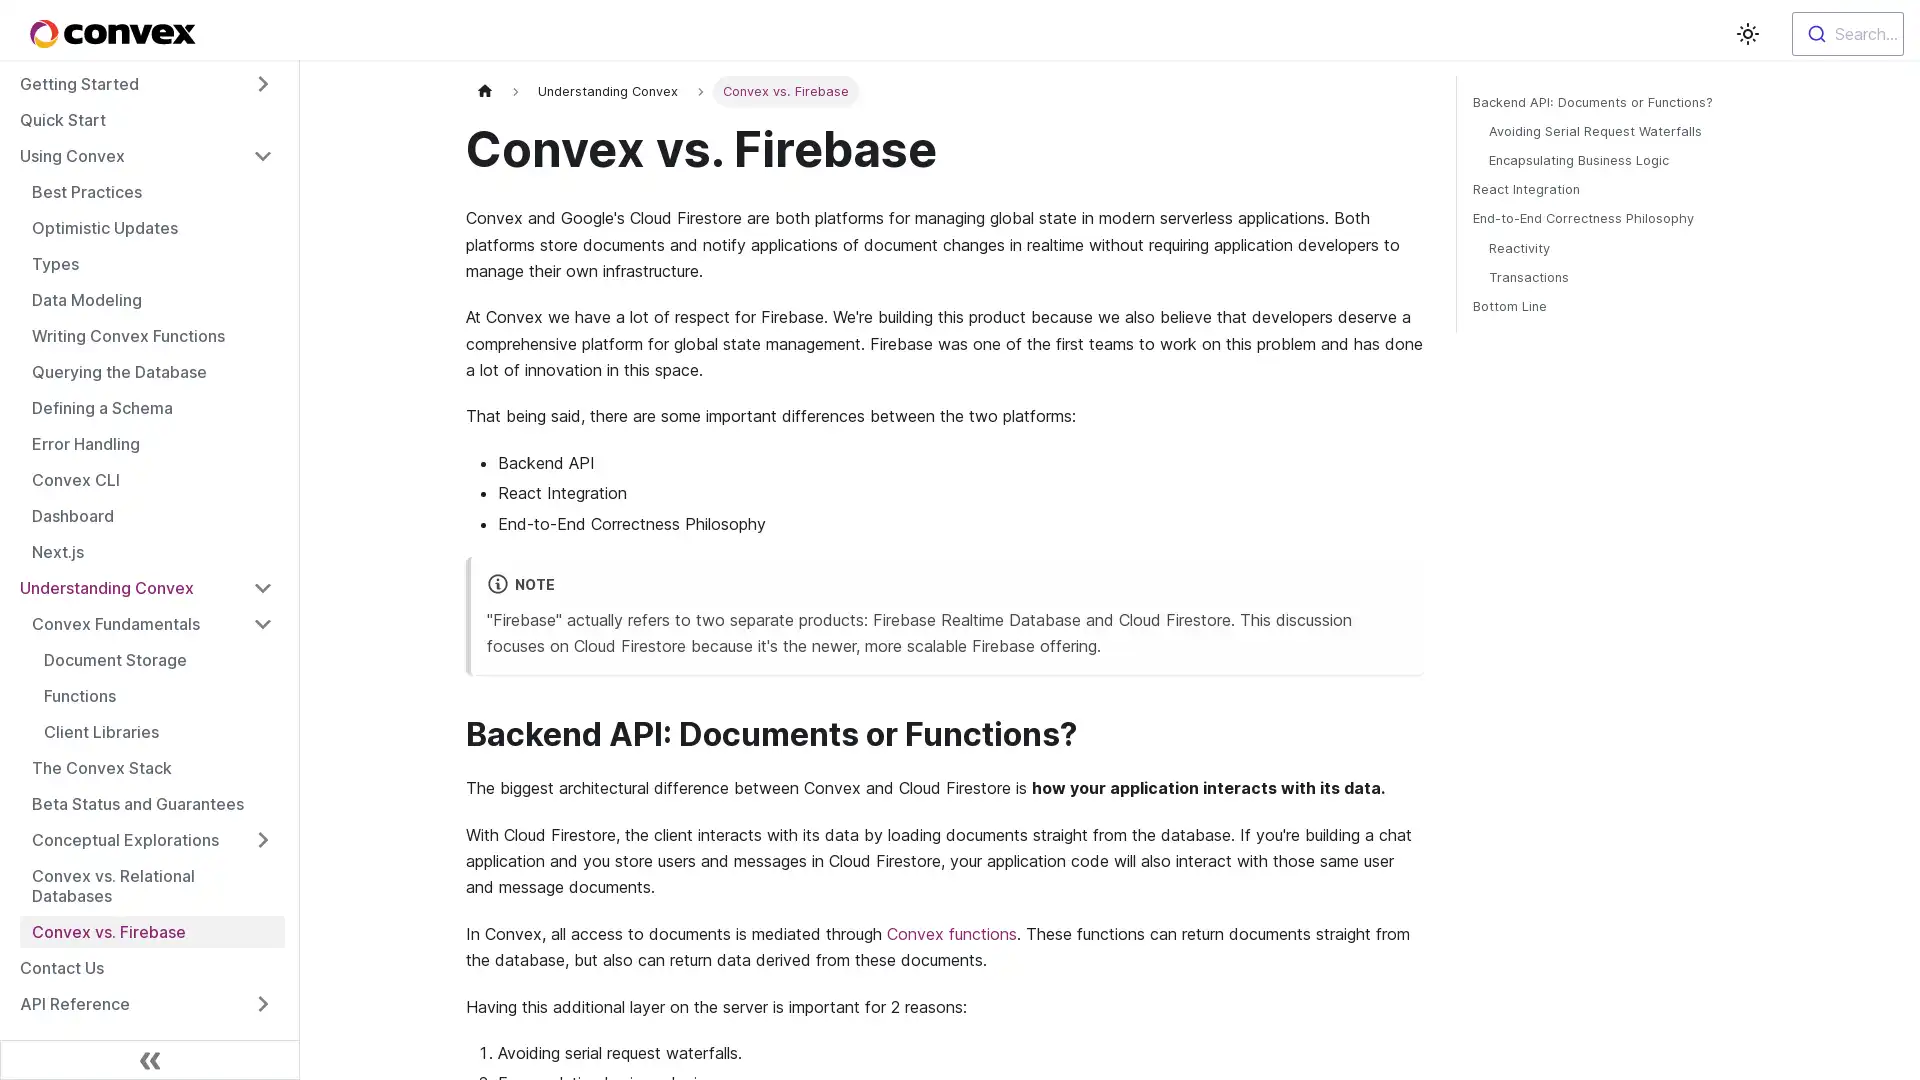 The image size is (1920, 1080). I want to click on Toggle the collapsible sidebar category 'Conceptual Explorations', so click(262, 840).